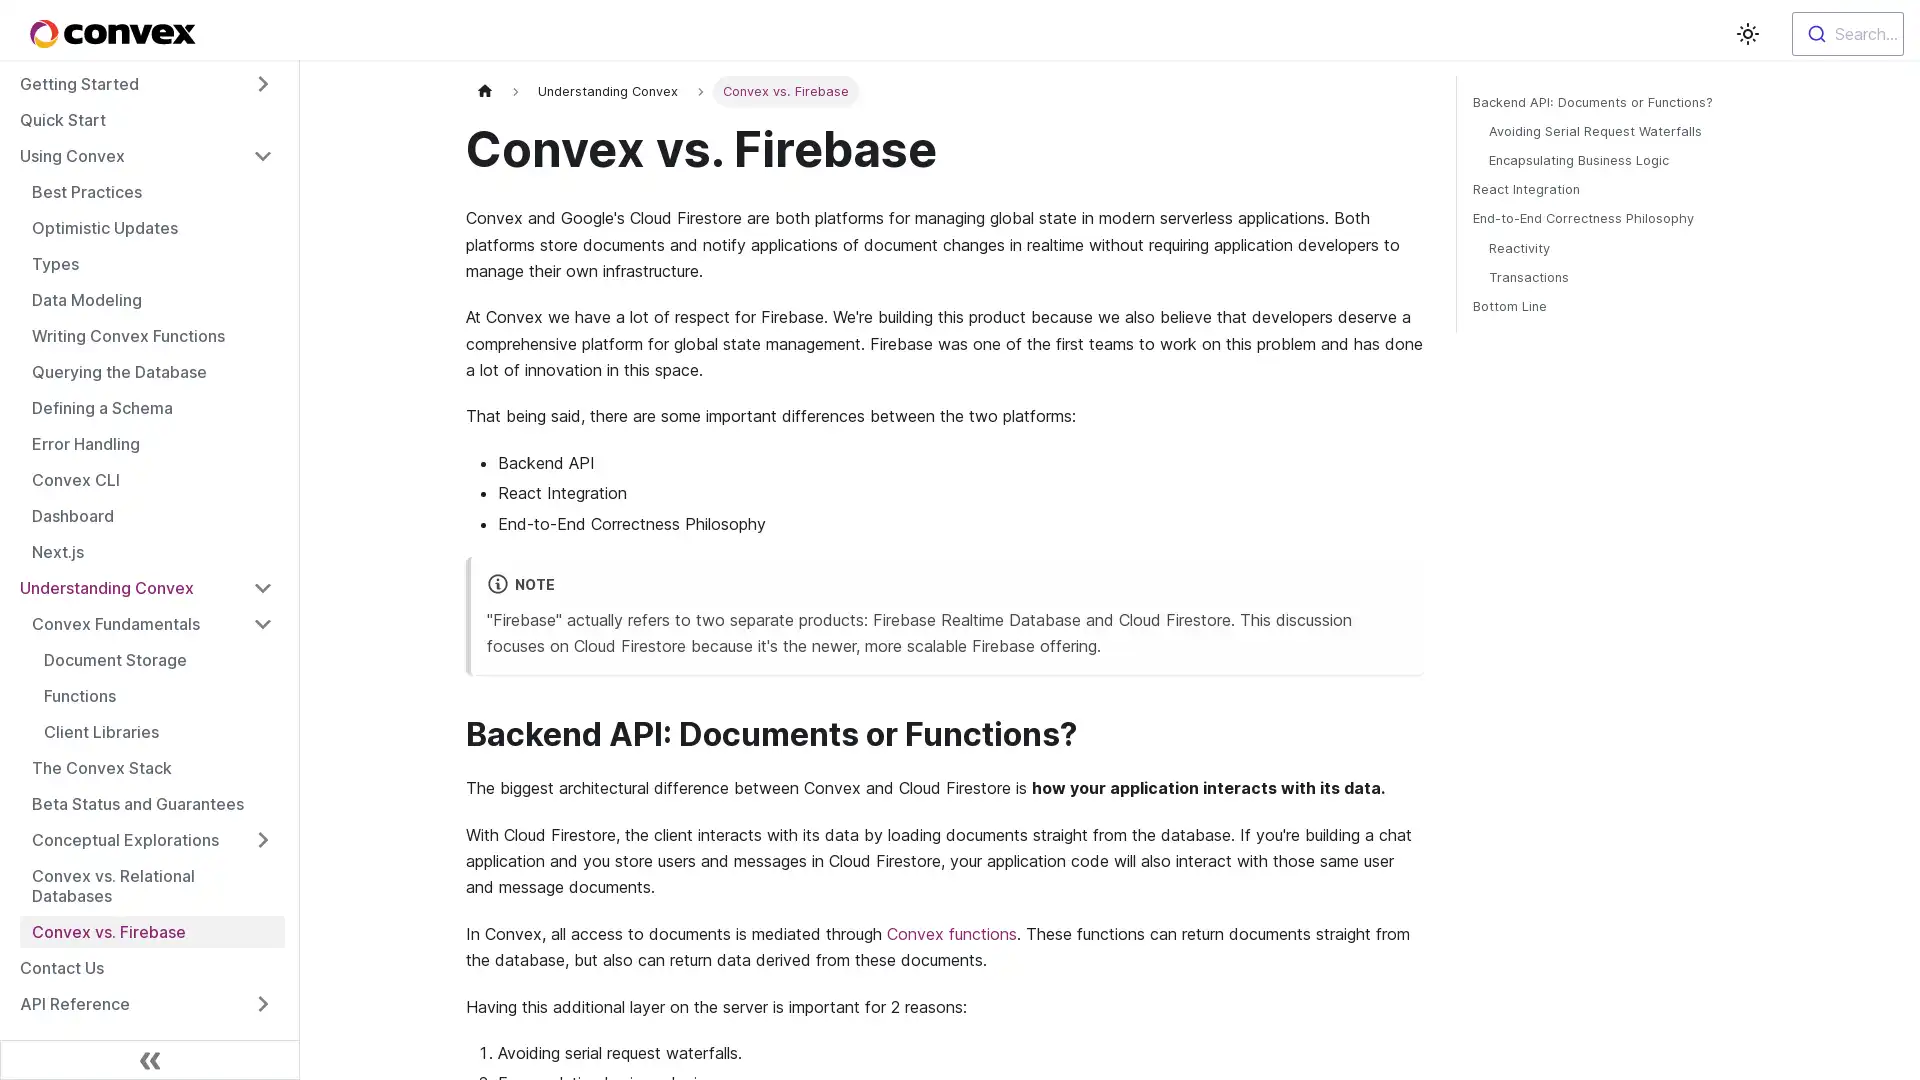 The image size is (1920, 1080). I want to click on Toggle the collapsible sidebar category 'Conceptual Explorations', so click(262, 840).